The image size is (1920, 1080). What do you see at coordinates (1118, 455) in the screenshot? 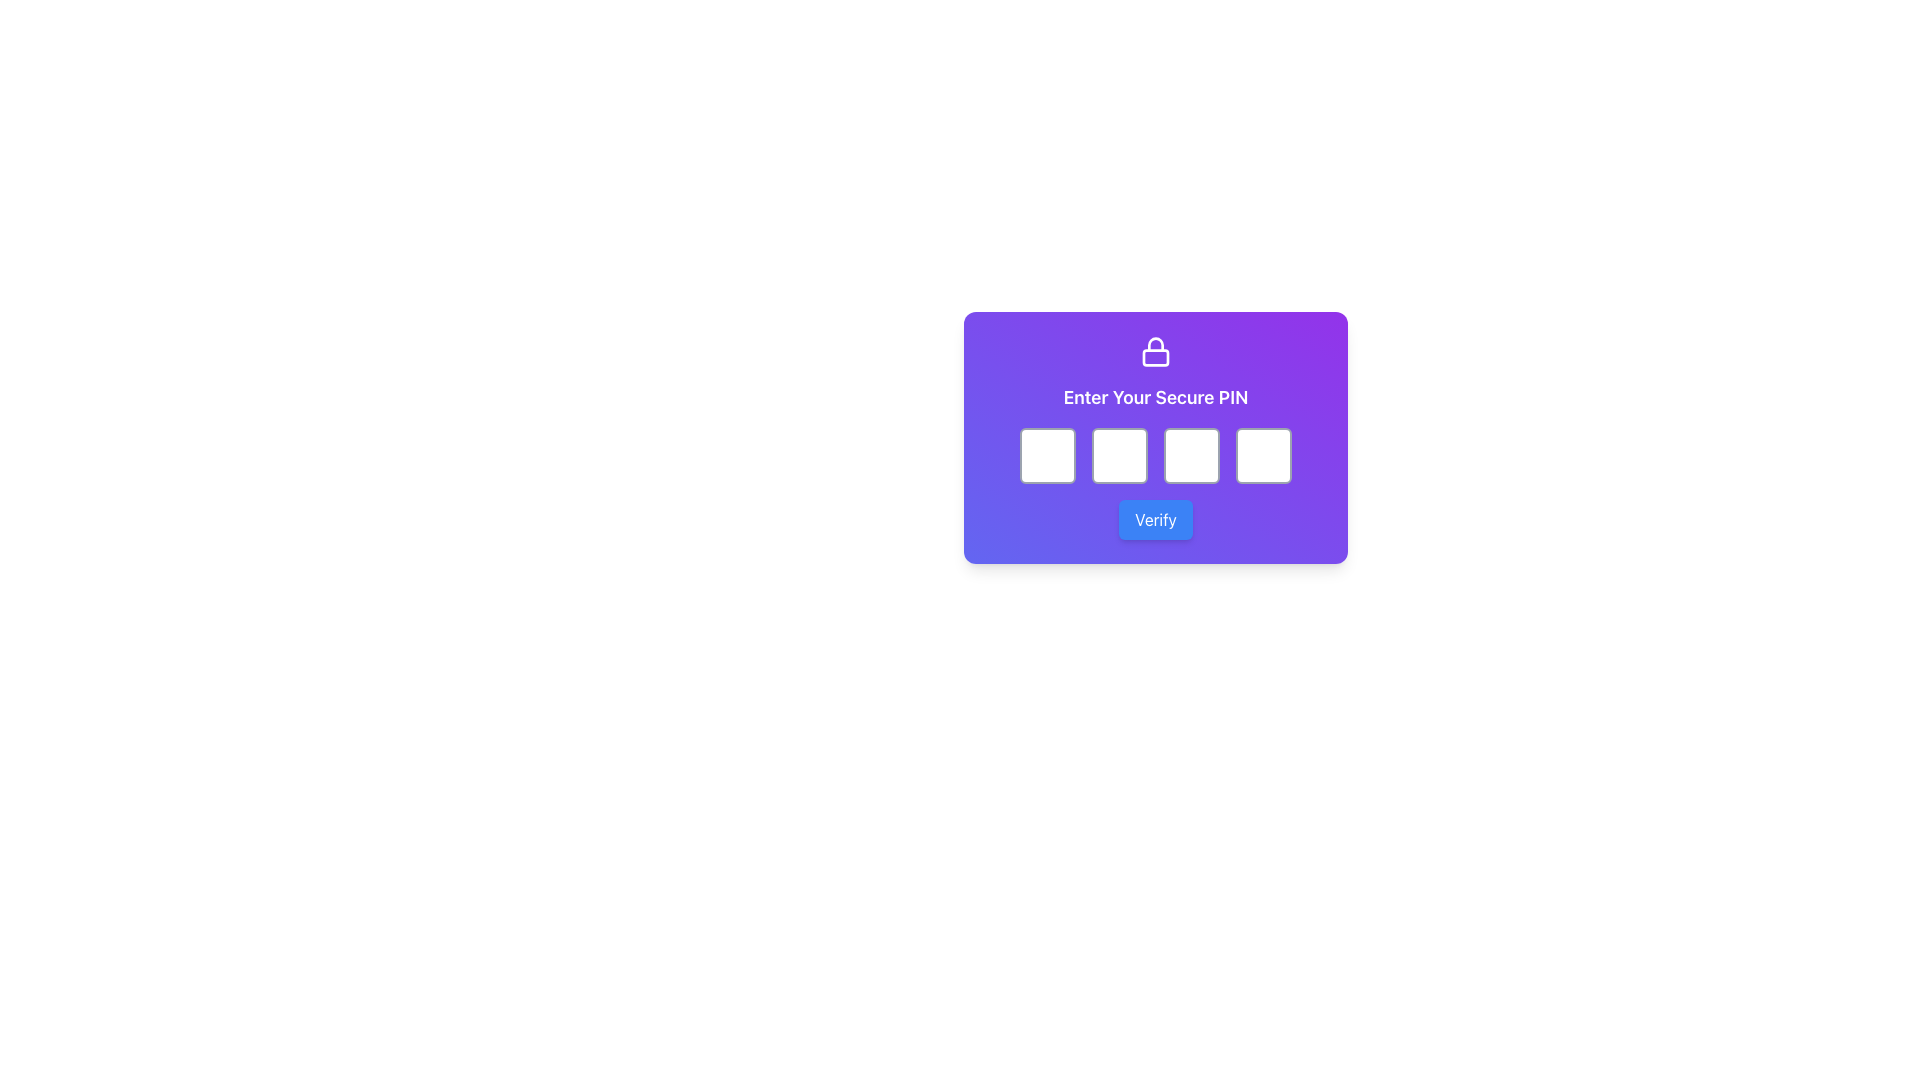
I see `the second password input field in the horizontal row of four fields to set focus for user input` at bounding box center [1118, 455].